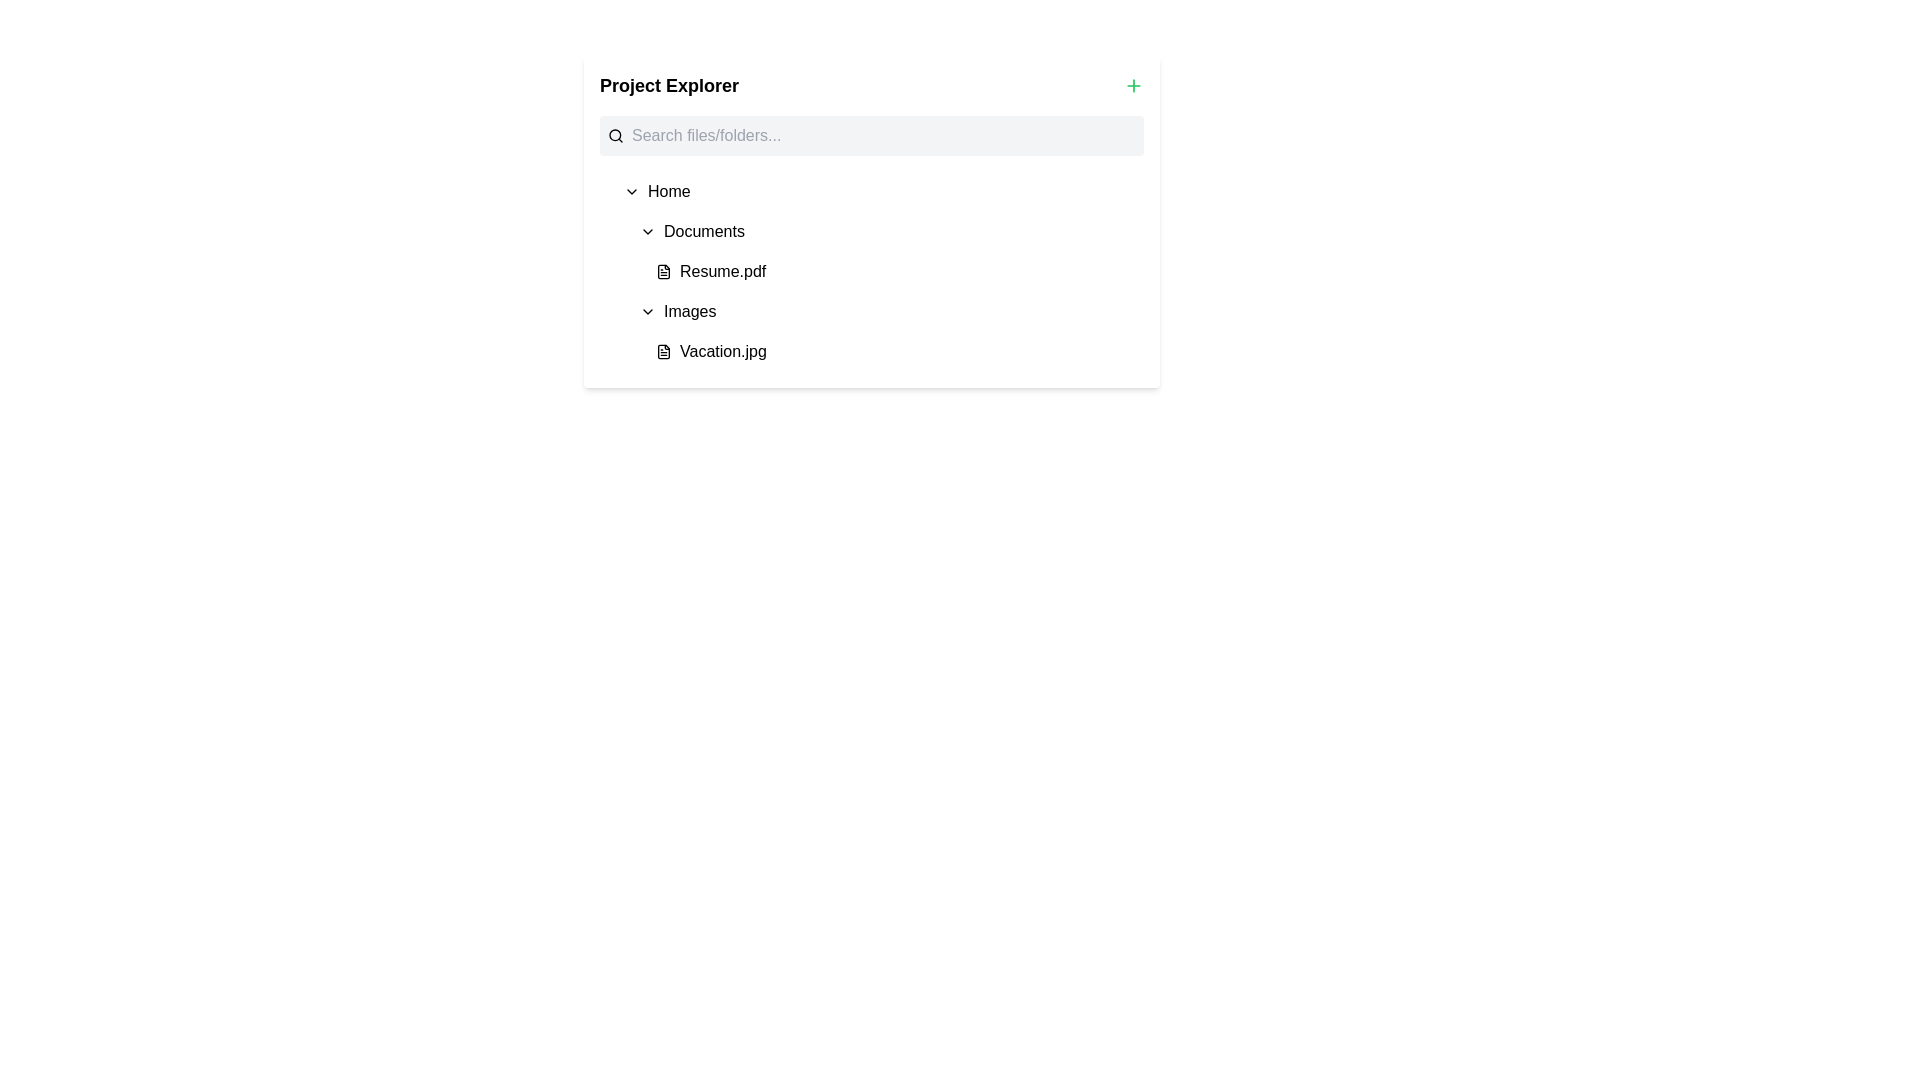 The width and height of the screenshot is (1920, 1080). What do you see at coordinates (895, 350) in the screenshot?
I see `on the selectable file entry located under the 'Images' section in the 'Project Explorer' panel` at bounding box center [895, 350].